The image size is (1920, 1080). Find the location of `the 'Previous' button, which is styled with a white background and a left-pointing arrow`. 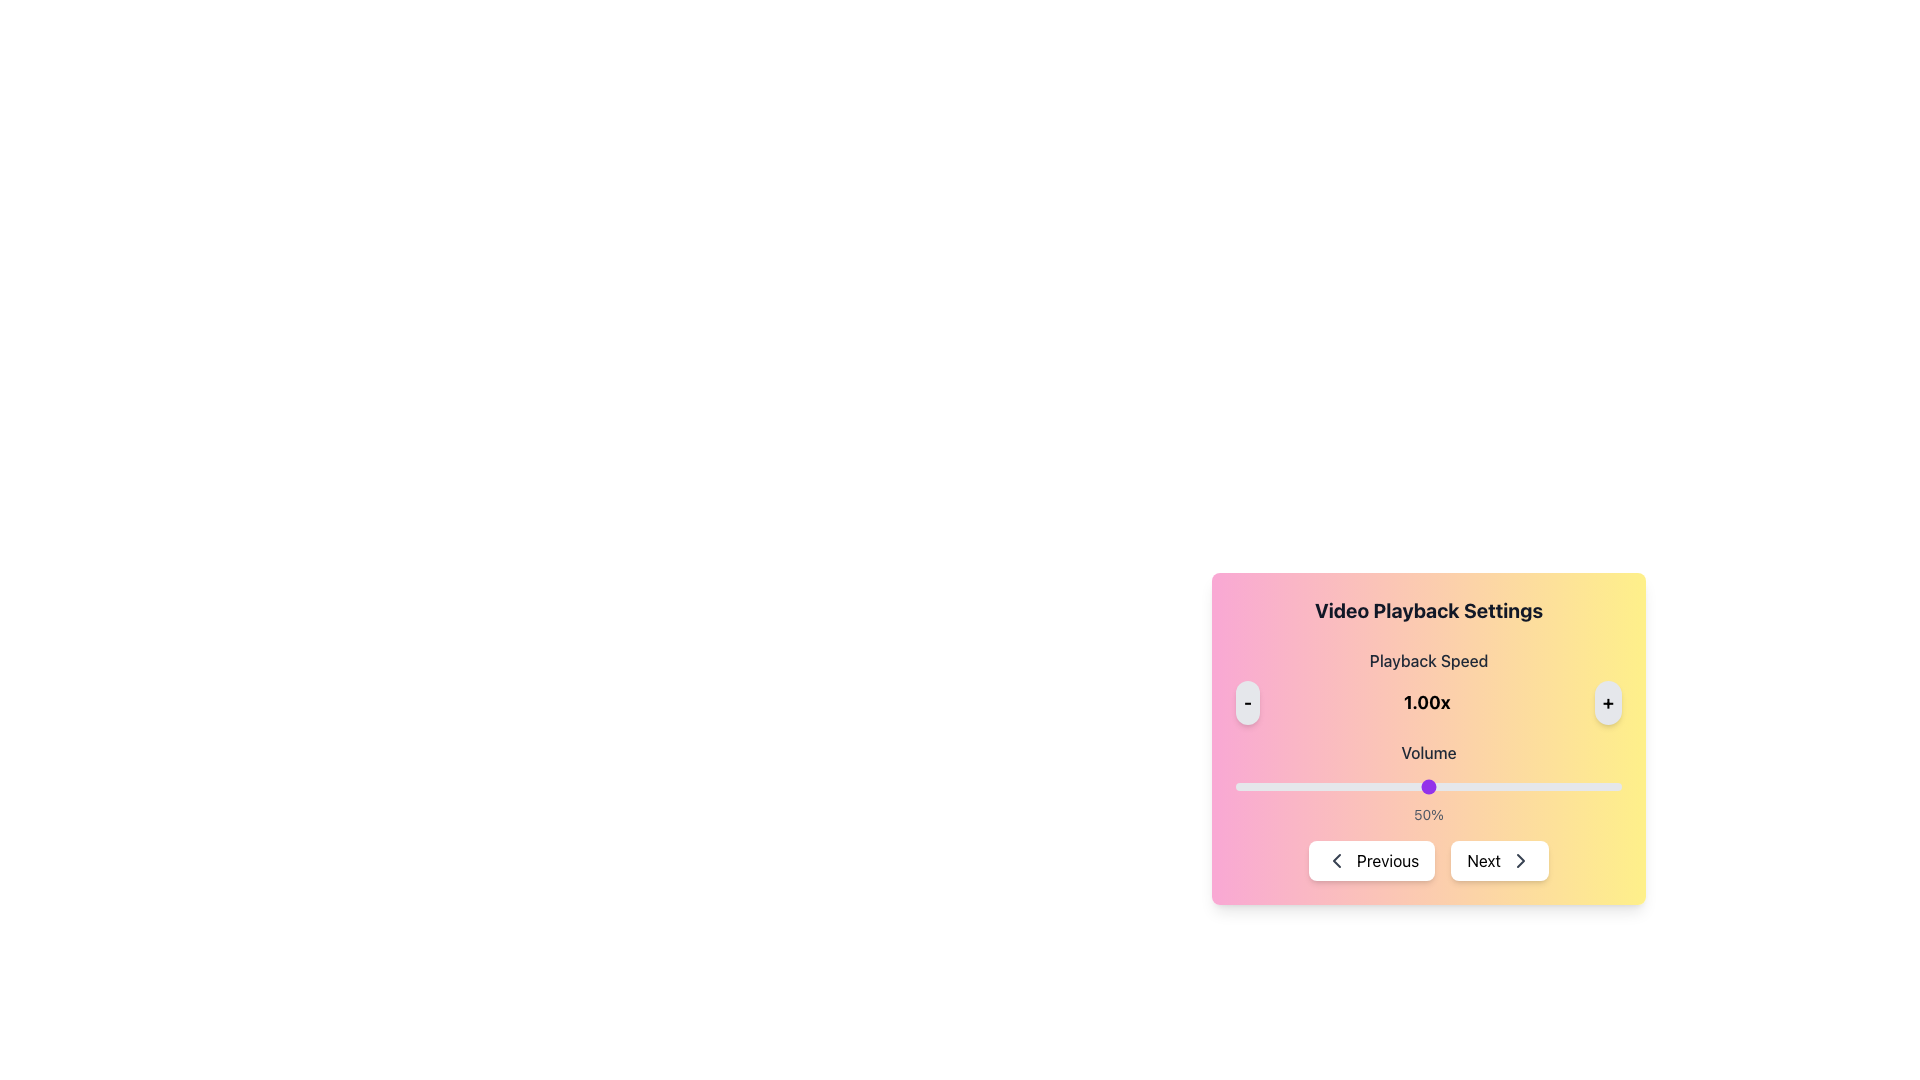

the 'Previous' button, which is styled with a white background and a left-pointing arrow is located at coordinates (1371, 859).